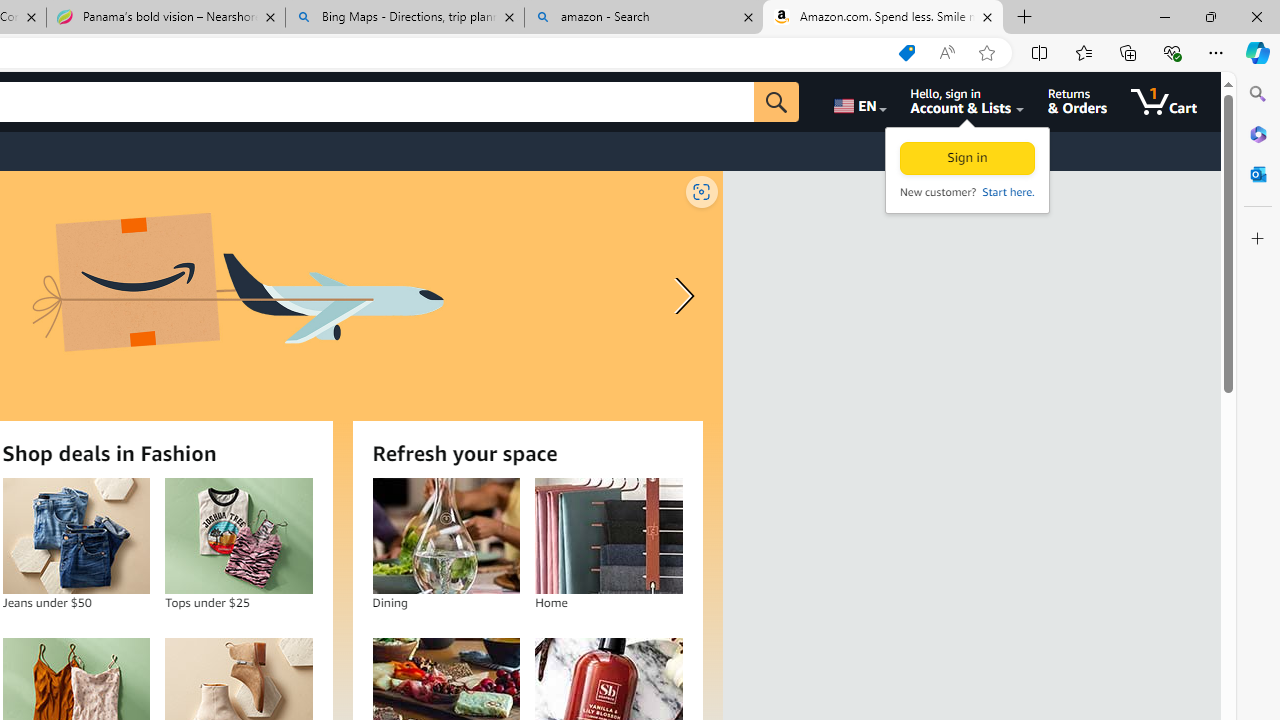 Image resolution: width=1280 pixels, height=720 pixels. I want to click on 'Dining', so click(445, 535).